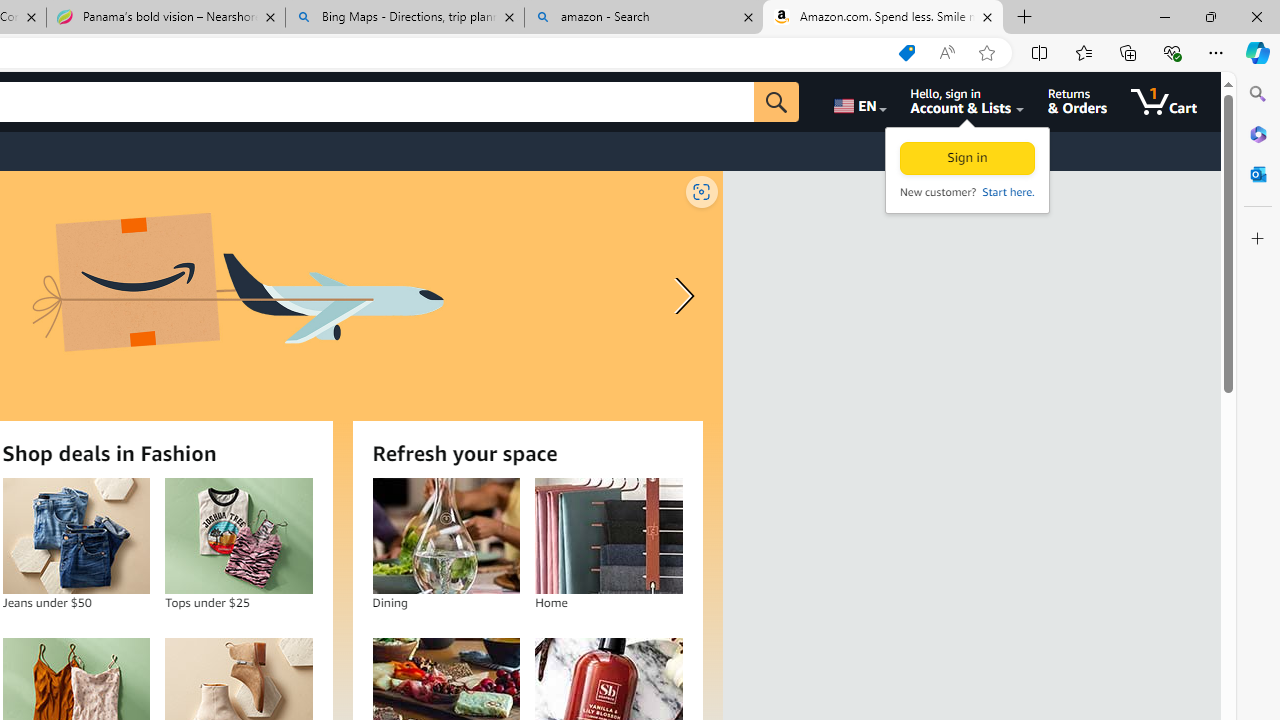 Image resolution: width=1280 pixels, height=720 pixels. I want to click on 'Dining', so click(445, 535).